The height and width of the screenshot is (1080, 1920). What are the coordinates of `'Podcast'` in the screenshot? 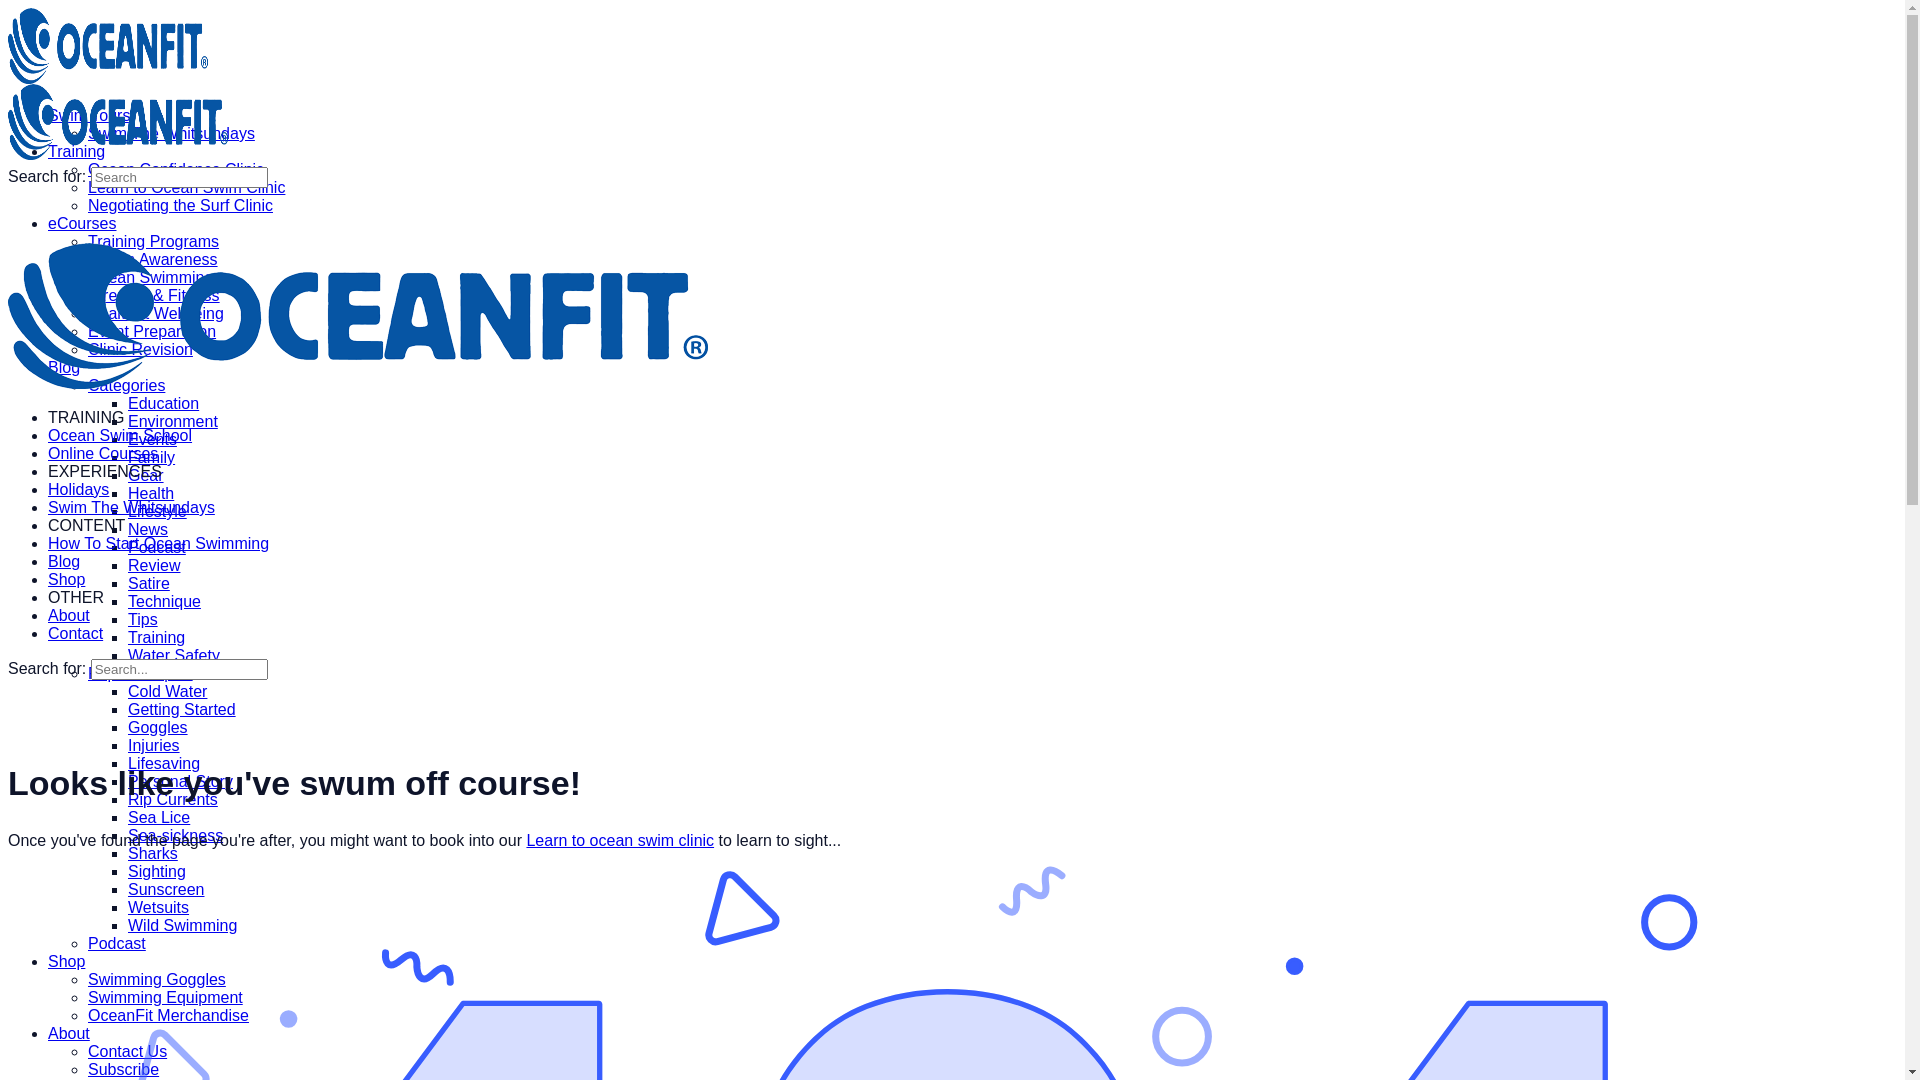 It's located at (115, 943).